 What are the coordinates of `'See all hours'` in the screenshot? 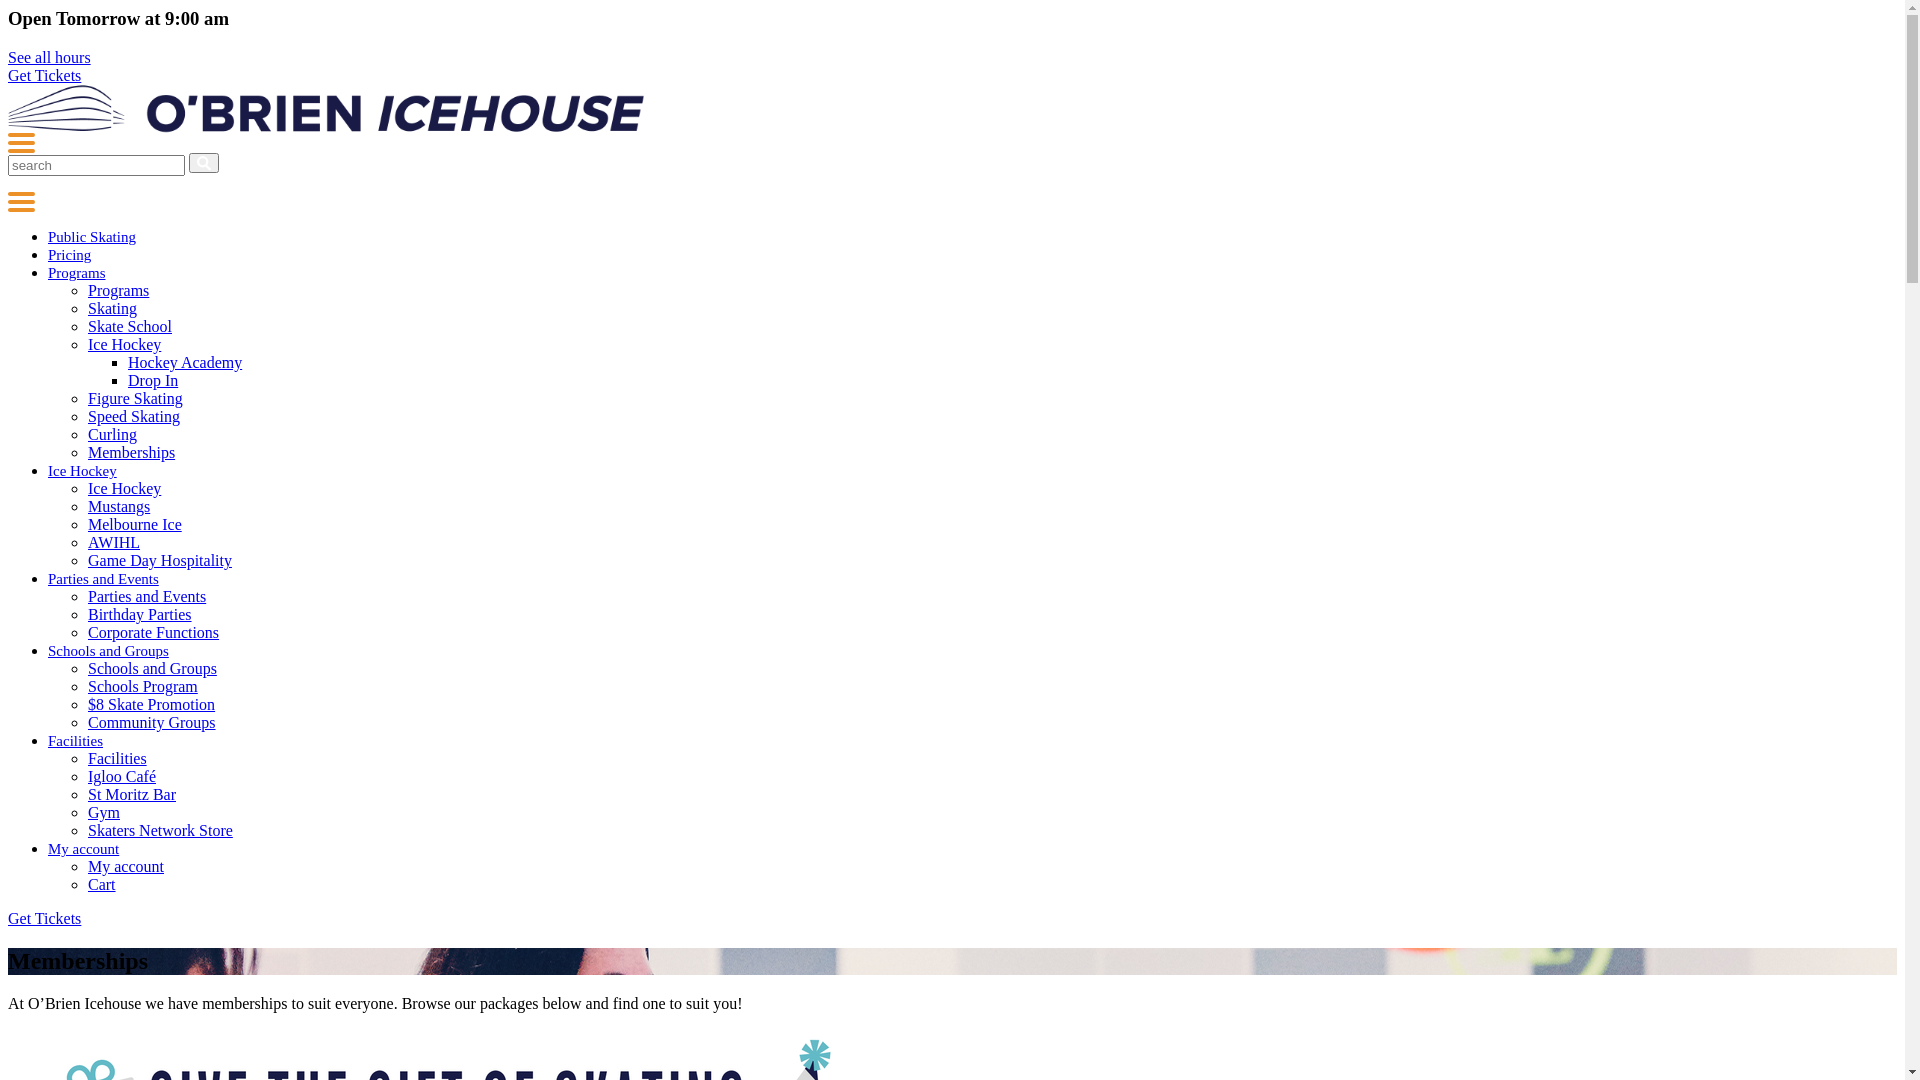 It's located at (49, 56).